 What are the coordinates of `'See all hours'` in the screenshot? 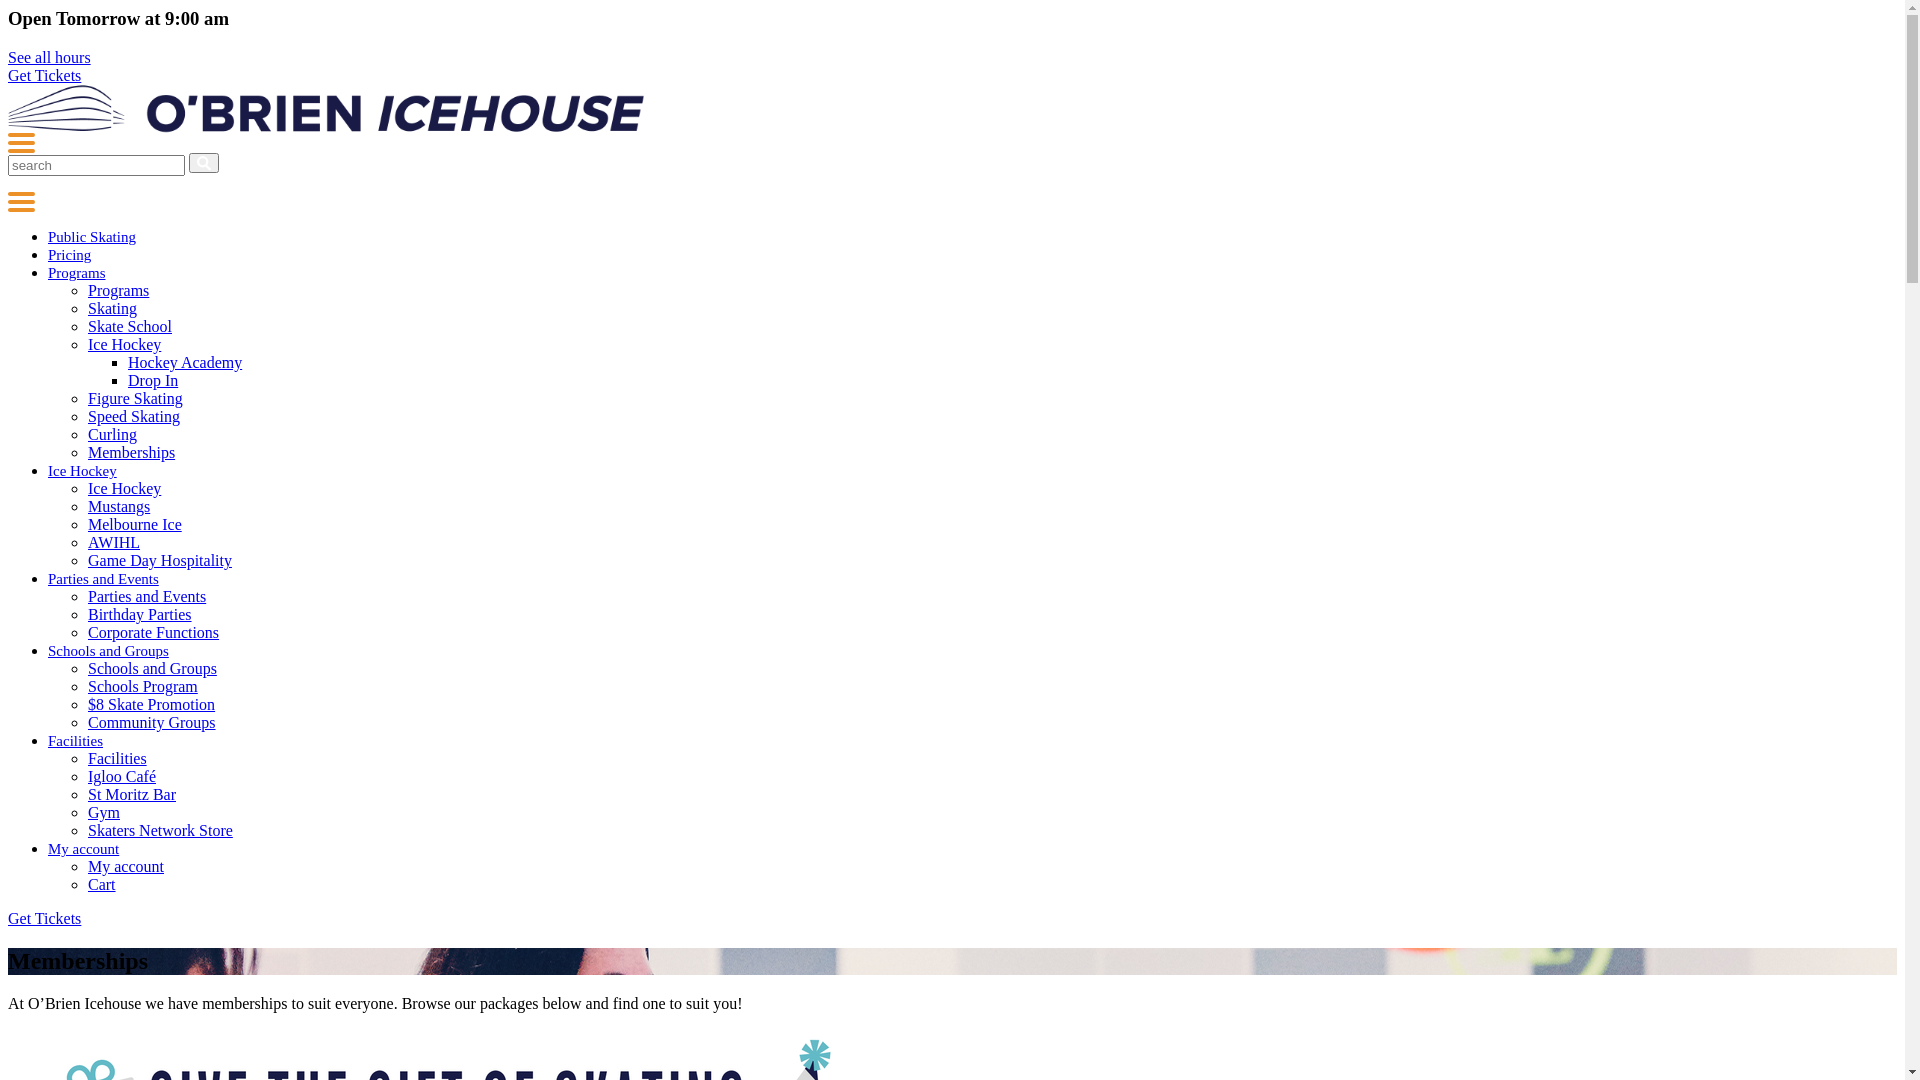 It's located at (49, 56).